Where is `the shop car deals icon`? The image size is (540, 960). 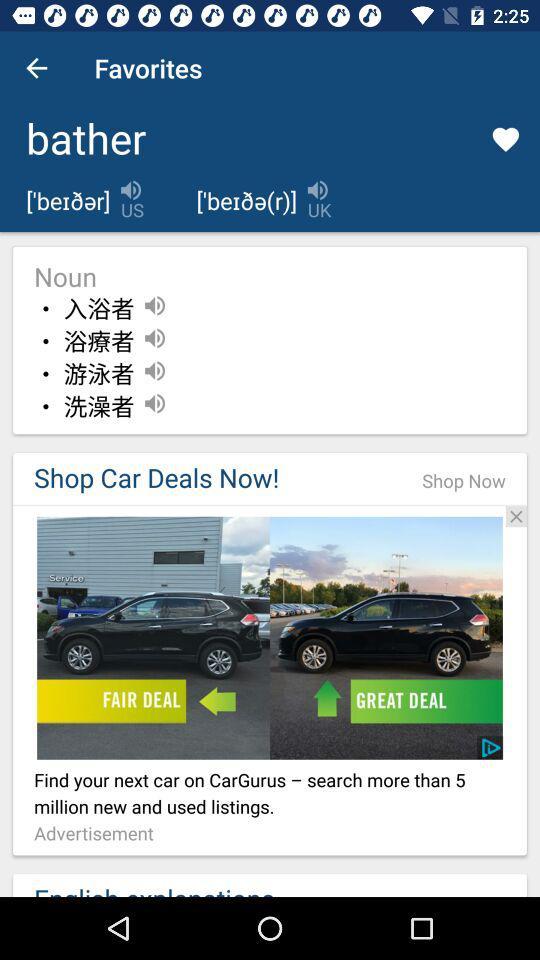
the shop car deals icon is located at coordinates (206, 478).